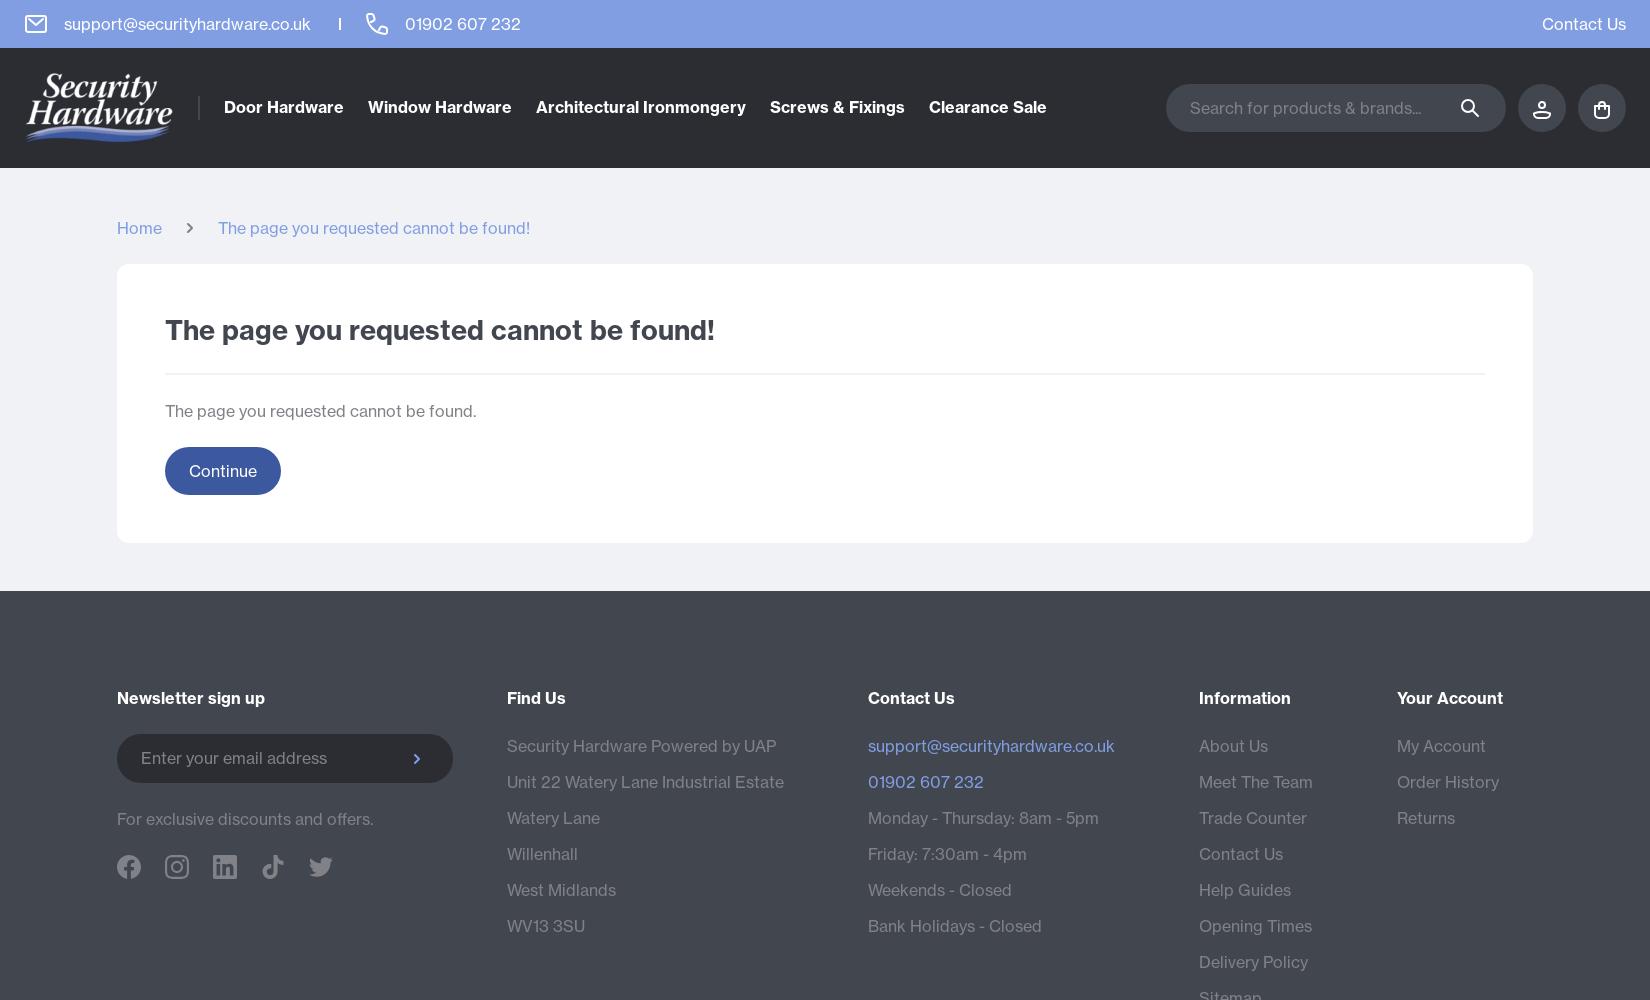 This screenshot has height=1000, width=1650. What do you see at coordinates (535, 696) in the screenshot?
I see `'Find Us'` at bounding box center [535, 696].